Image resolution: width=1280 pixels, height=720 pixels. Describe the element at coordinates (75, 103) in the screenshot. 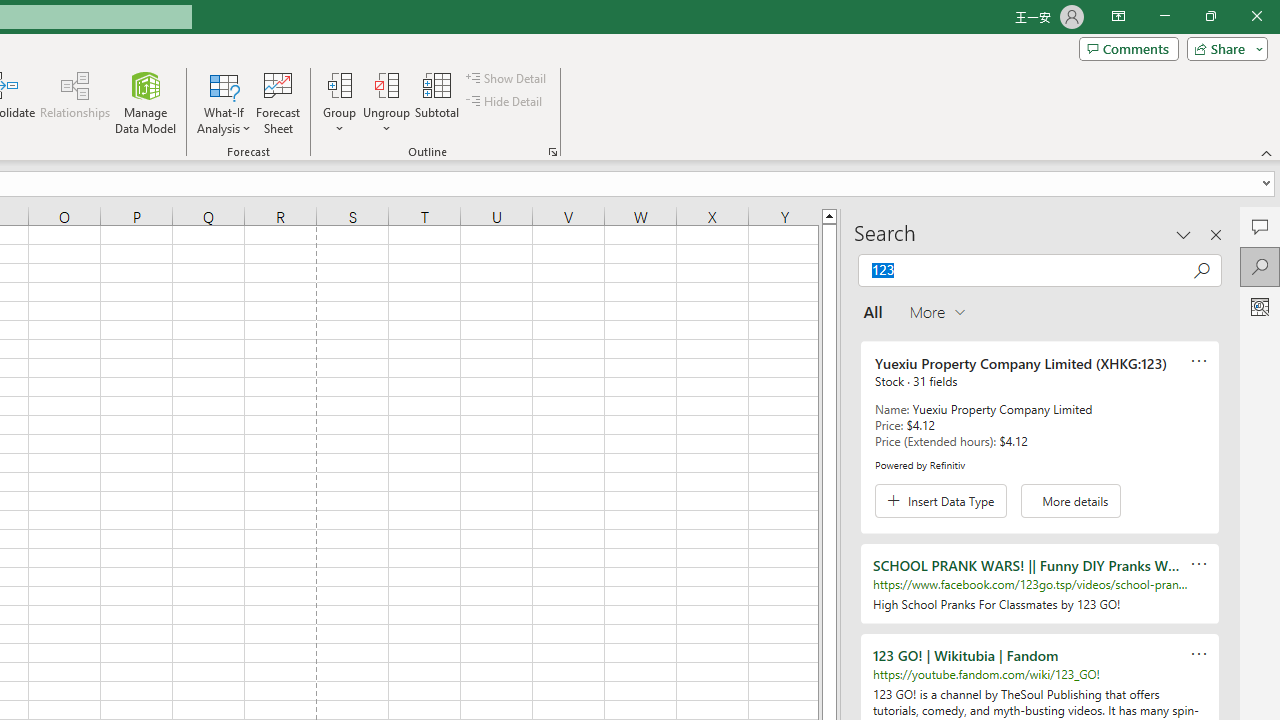

I see `'Relationships'` at that location.